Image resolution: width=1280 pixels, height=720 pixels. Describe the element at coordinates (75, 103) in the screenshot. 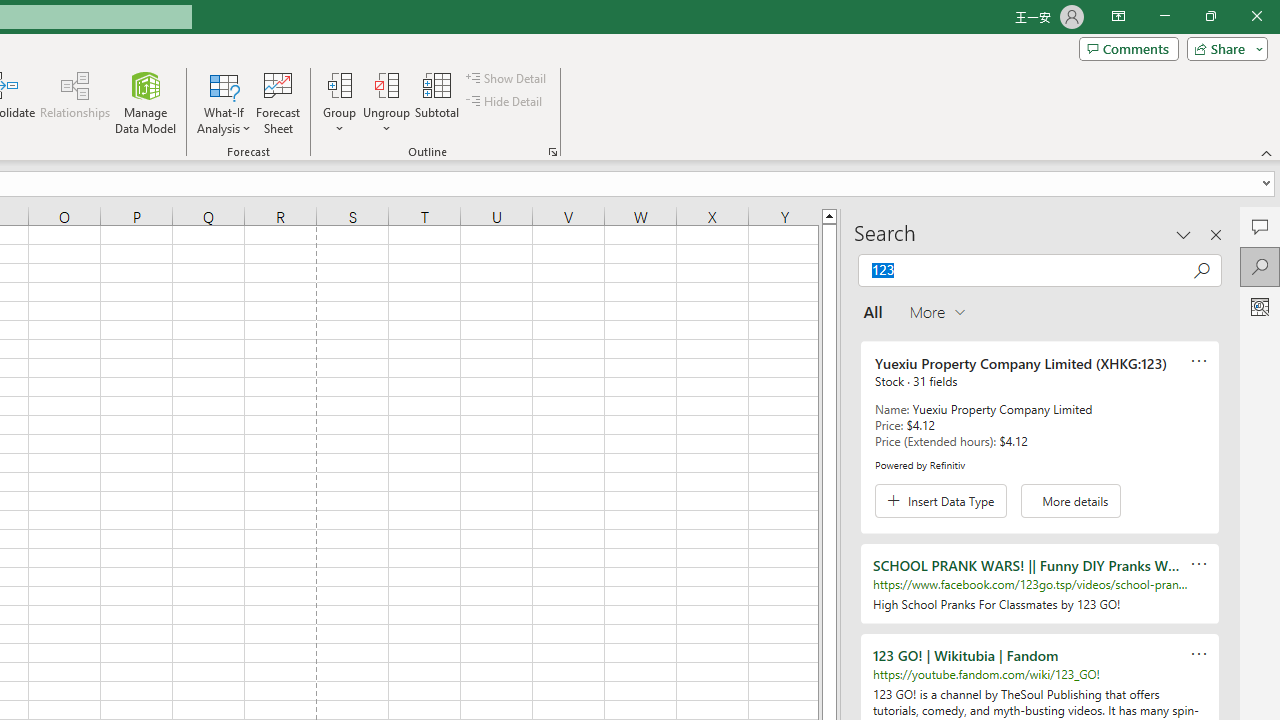

I see `'Relationships'` at that location.